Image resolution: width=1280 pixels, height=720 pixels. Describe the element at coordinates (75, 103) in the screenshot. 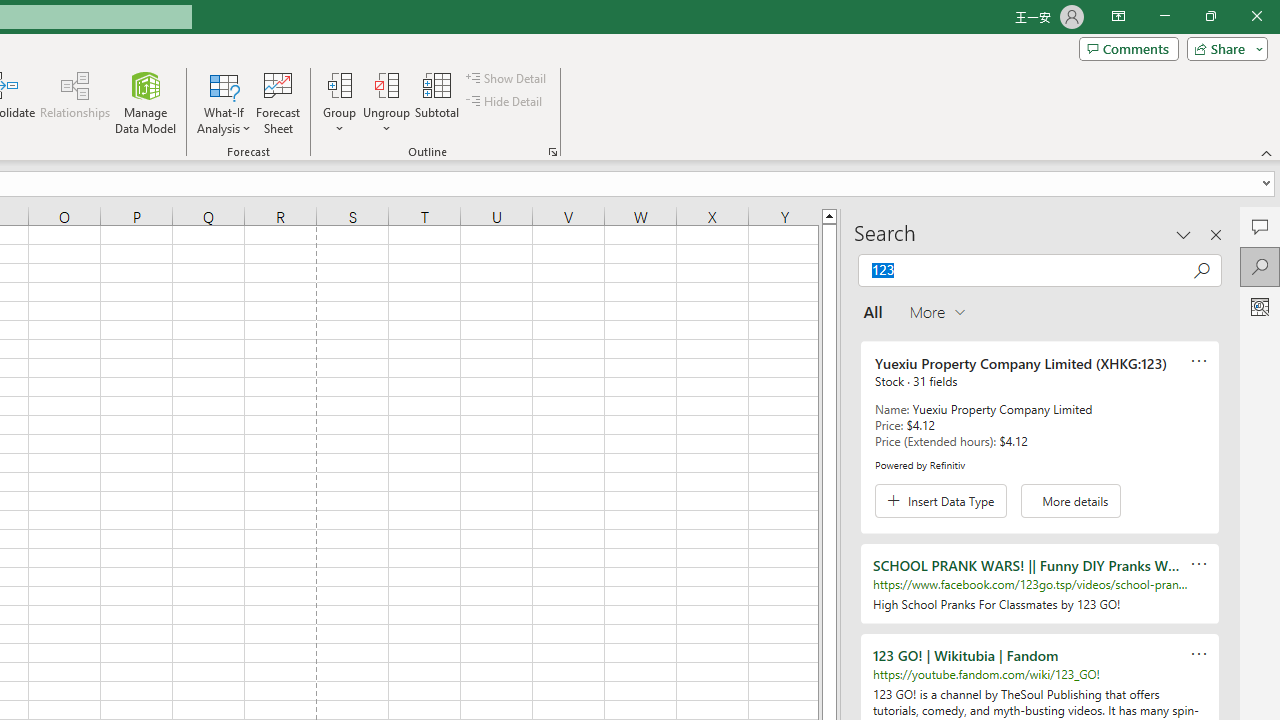

I see `'Relationships'` at that location.